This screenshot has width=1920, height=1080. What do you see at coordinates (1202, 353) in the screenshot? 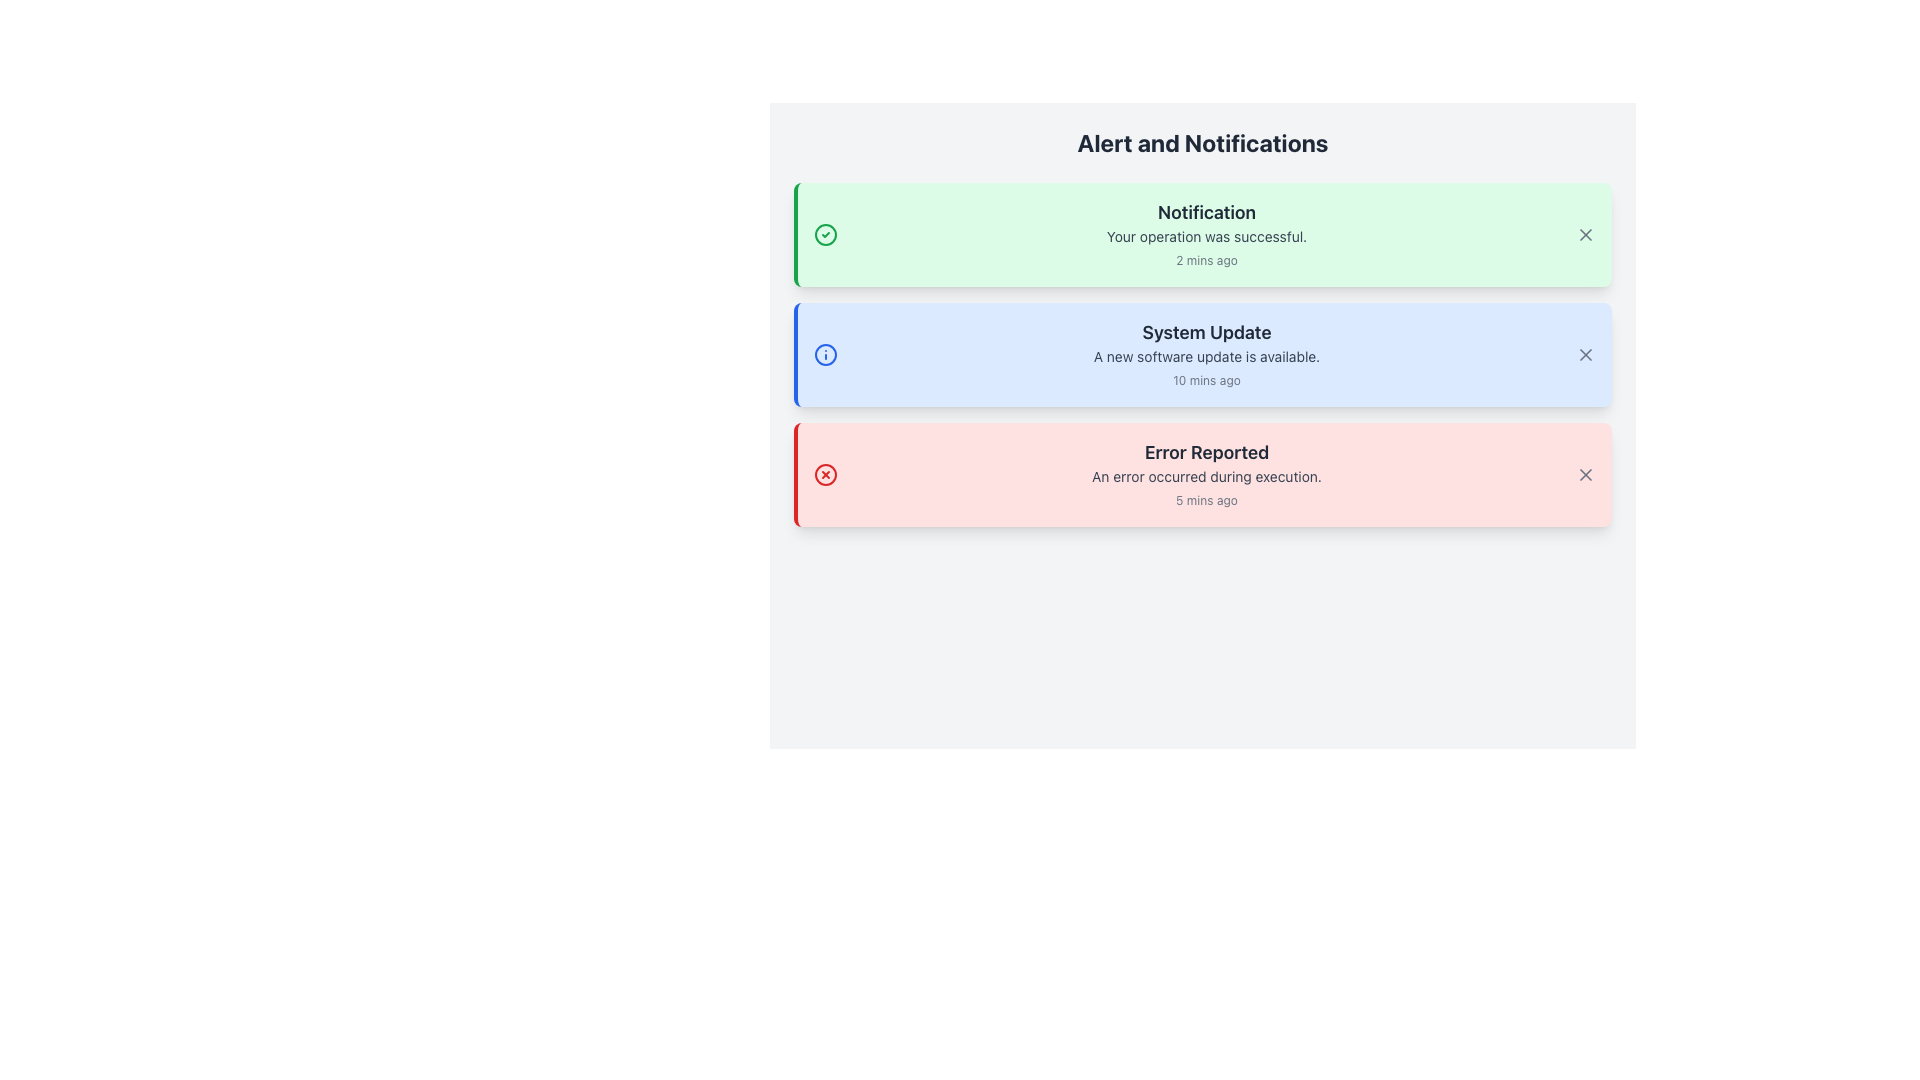
I see `the Notification card that provides information about a recent system update, which is the second card in a list of three notifications` at bounding box center [1202, 353].